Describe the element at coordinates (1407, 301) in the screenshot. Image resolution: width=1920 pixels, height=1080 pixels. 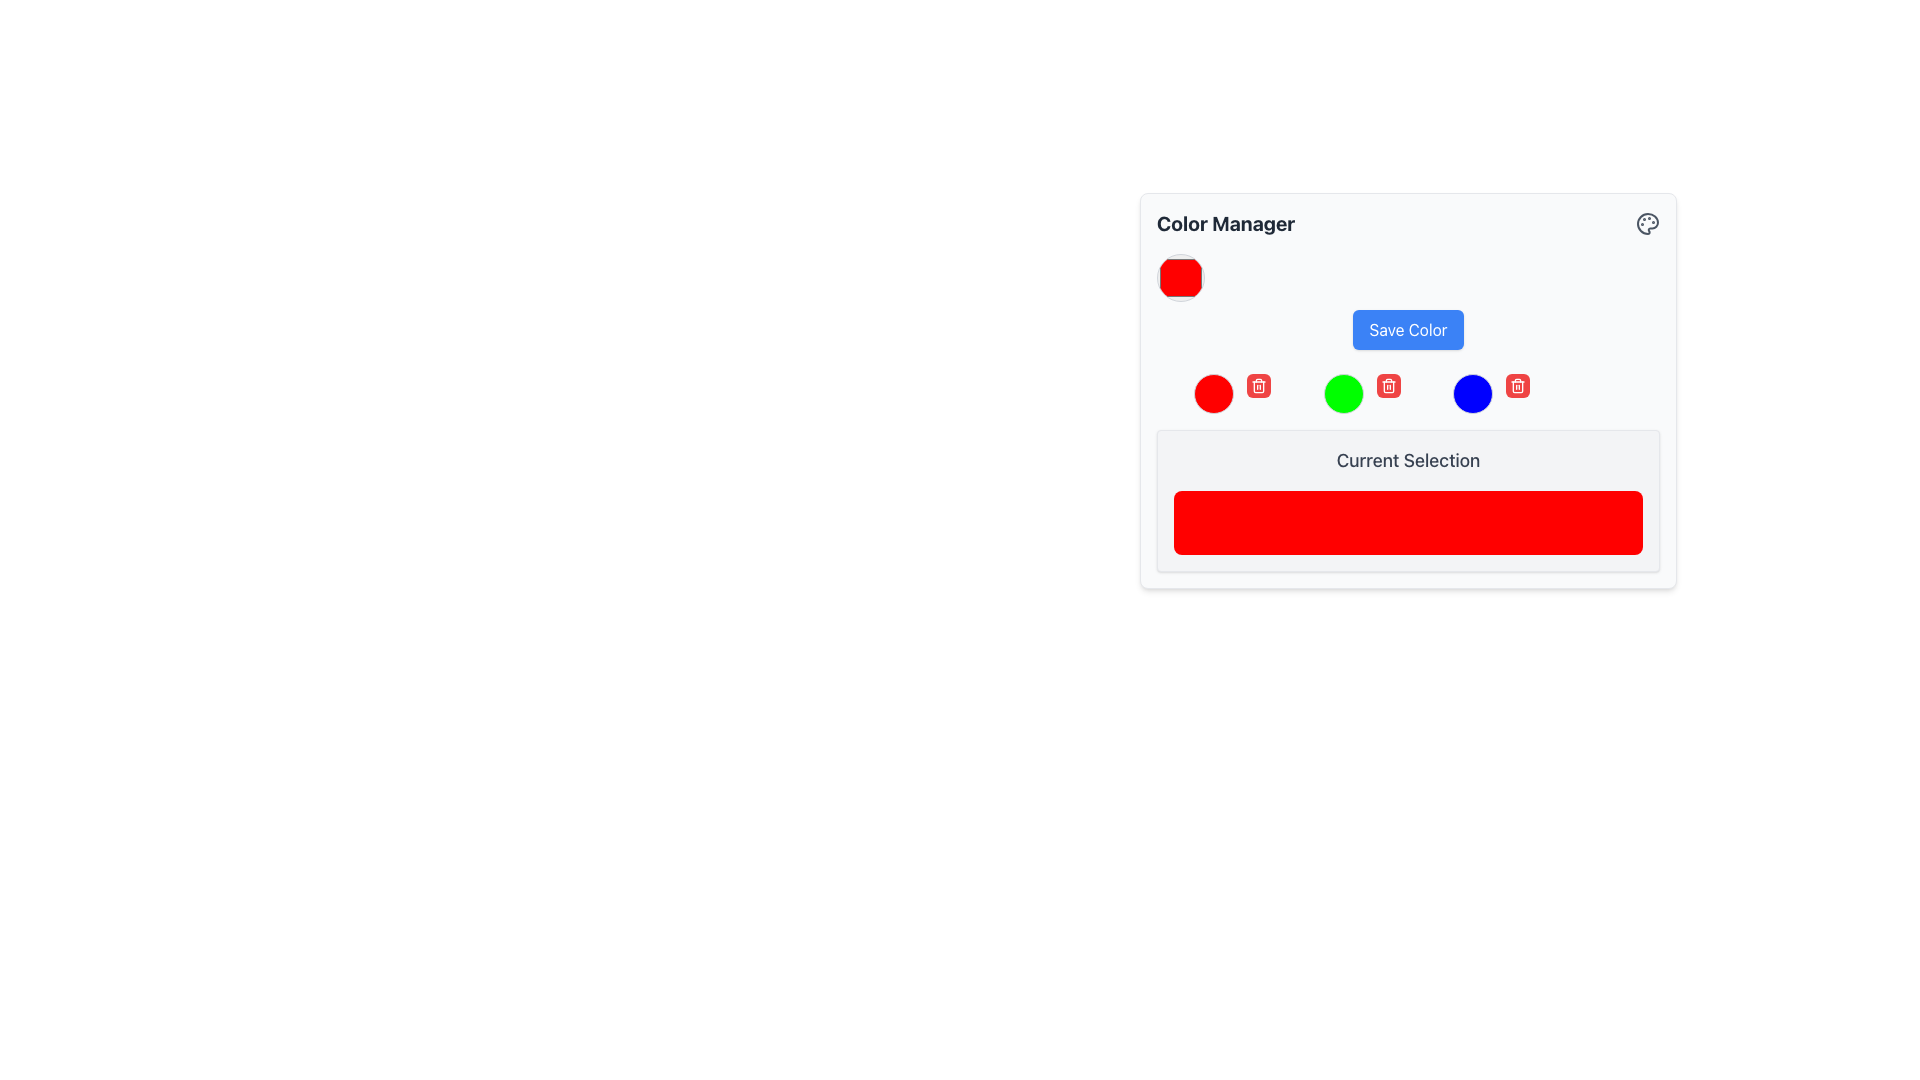
I see `the button to finalize and save the color selection` at that location.